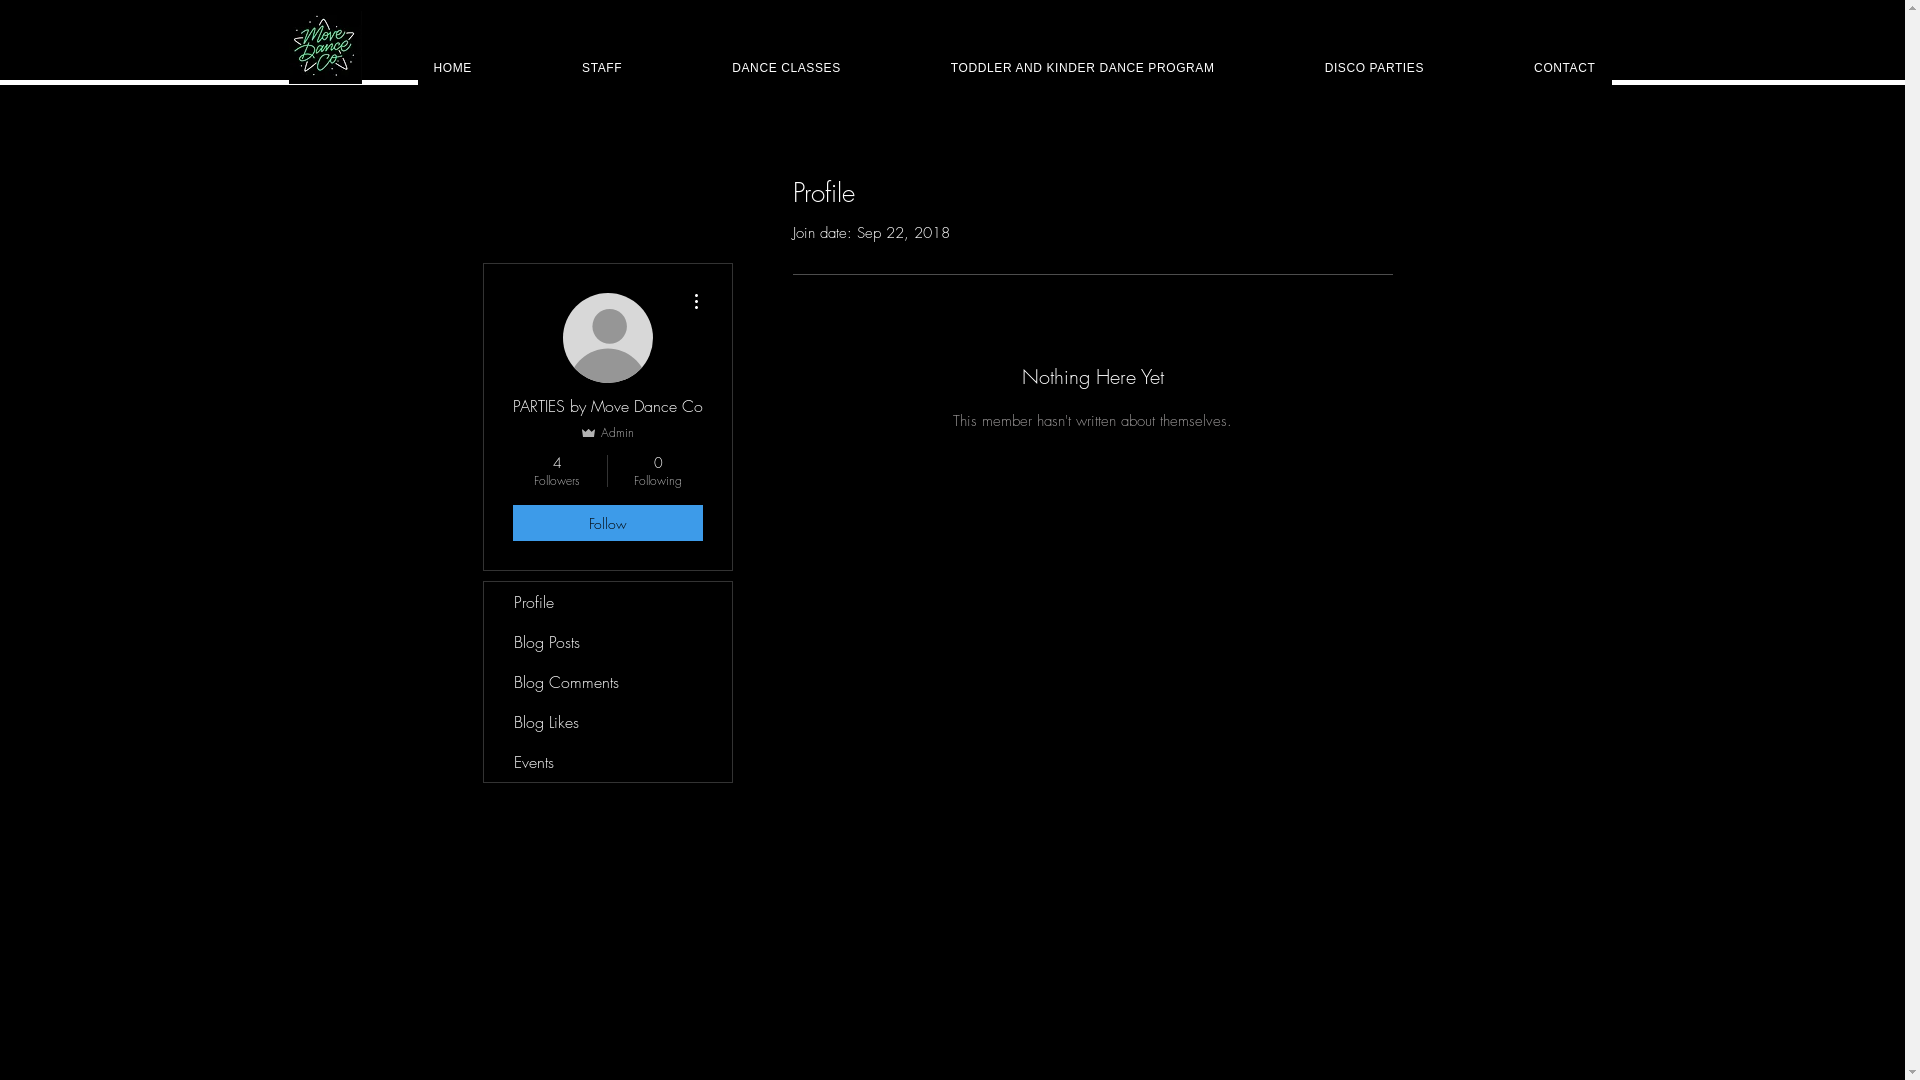 This screenshot has width=1920, height=1080. Describe the element at coordinates (556, 470) in the screenshot. I see `'4` at that location.